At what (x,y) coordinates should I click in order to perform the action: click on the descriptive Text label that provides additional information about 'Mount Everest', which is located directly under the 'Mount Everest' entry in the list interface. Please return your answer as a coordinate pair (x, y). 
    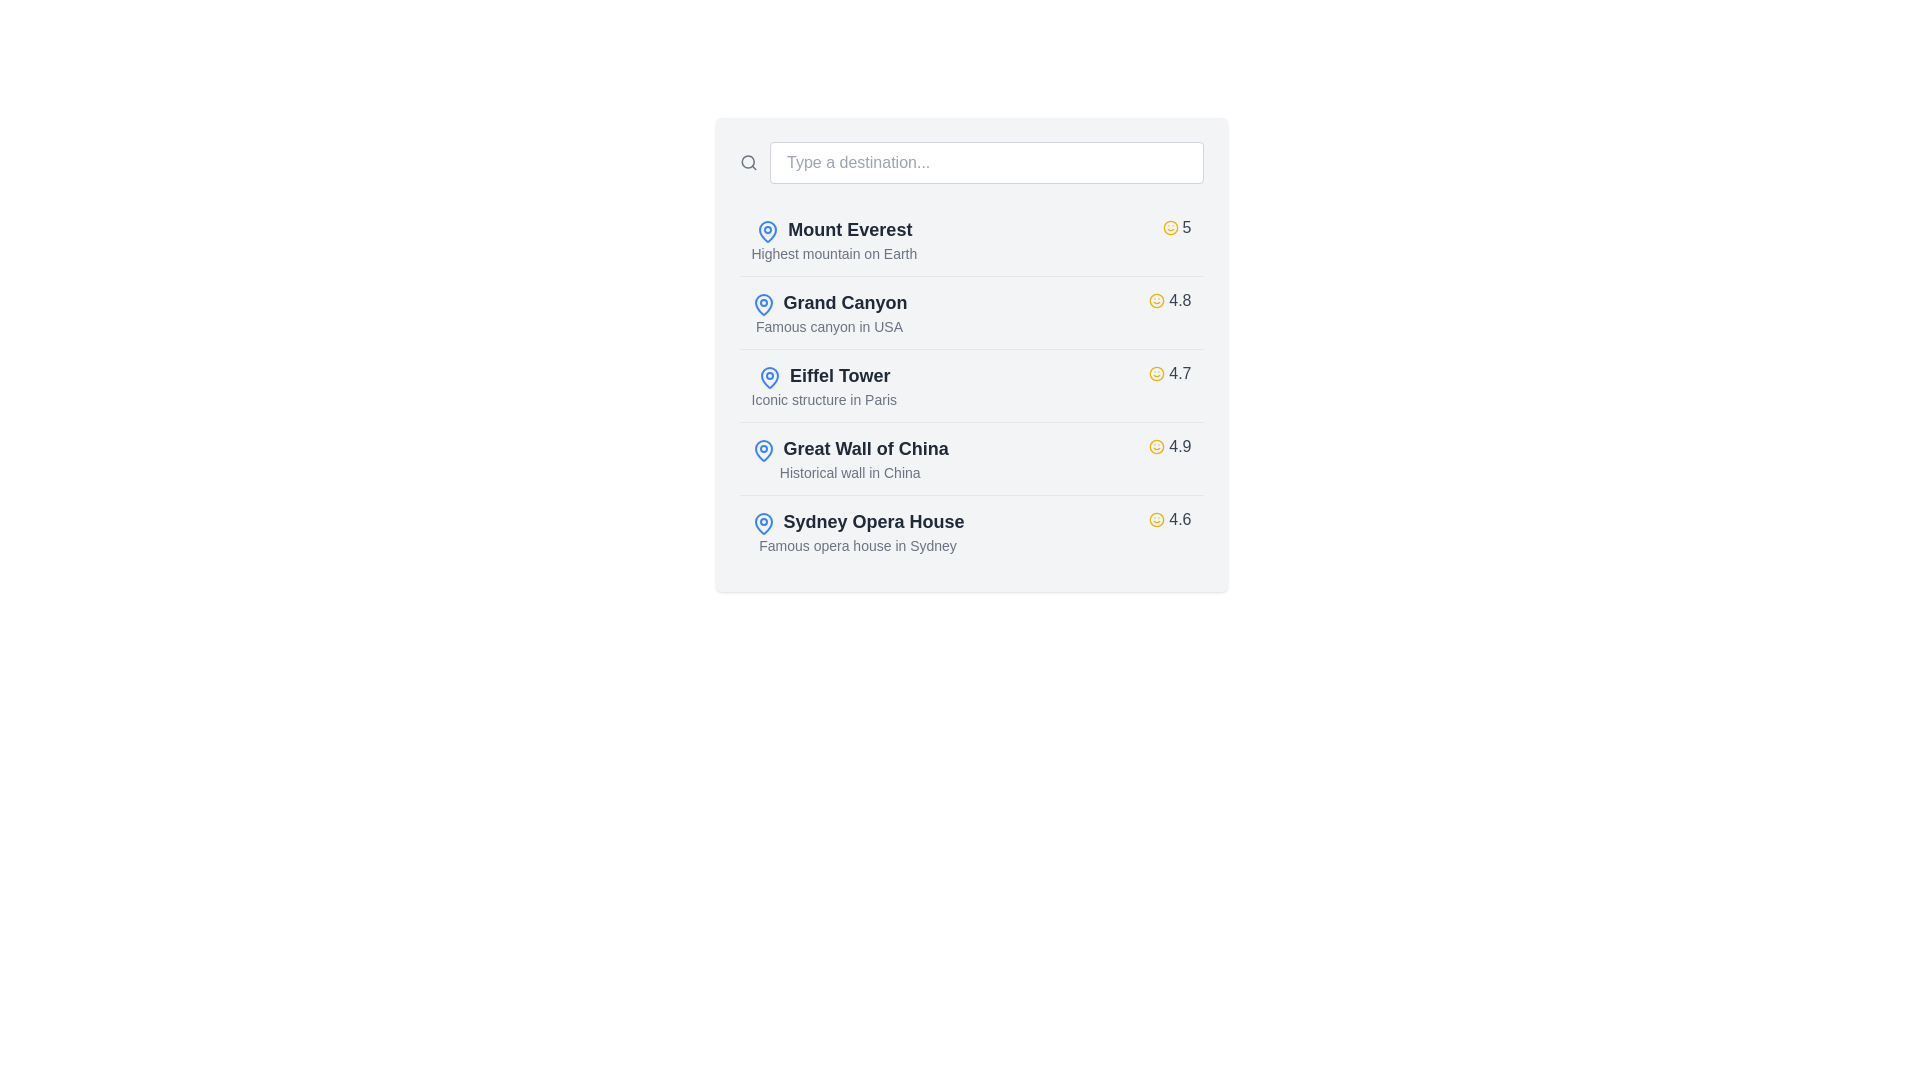
    Looking at the image, I should click on (834, 253).